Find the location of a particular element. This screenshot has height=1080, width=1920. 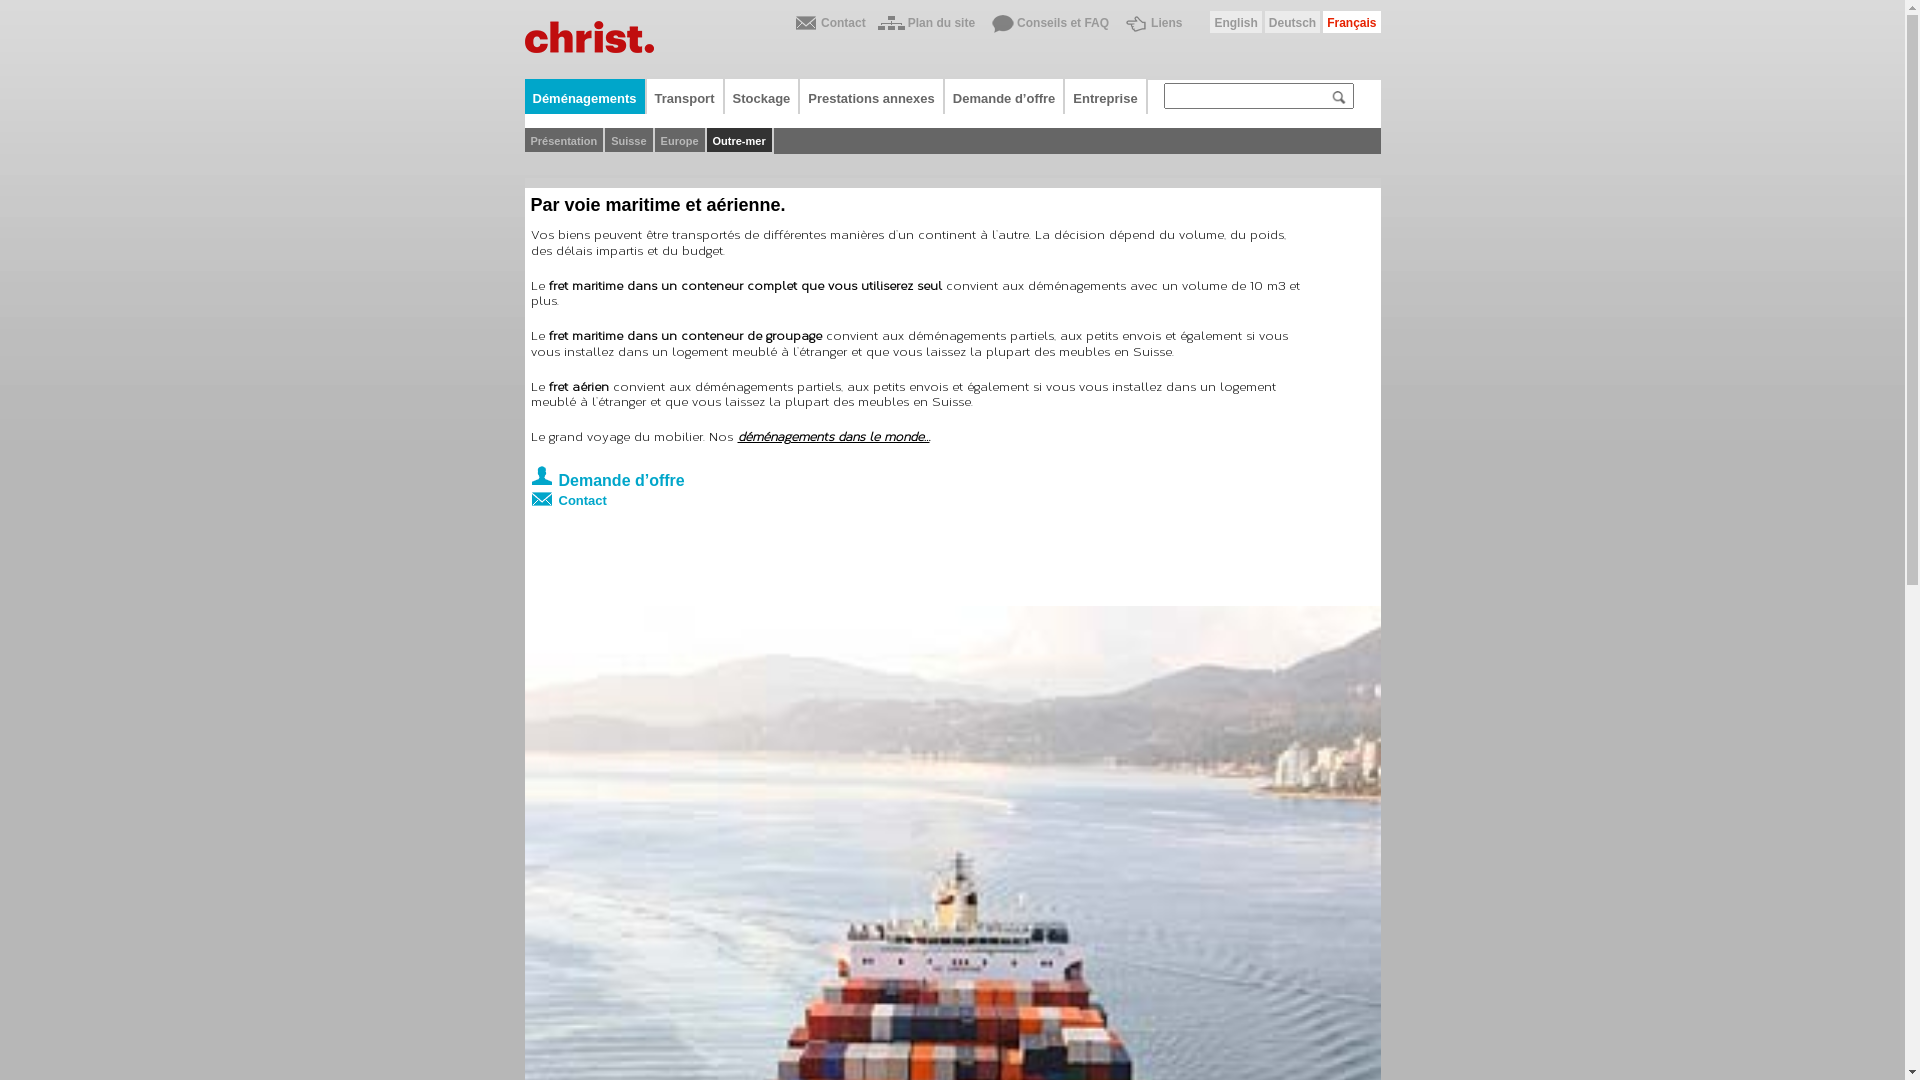

'Outre-mer' is located at coordinates (739, 140).